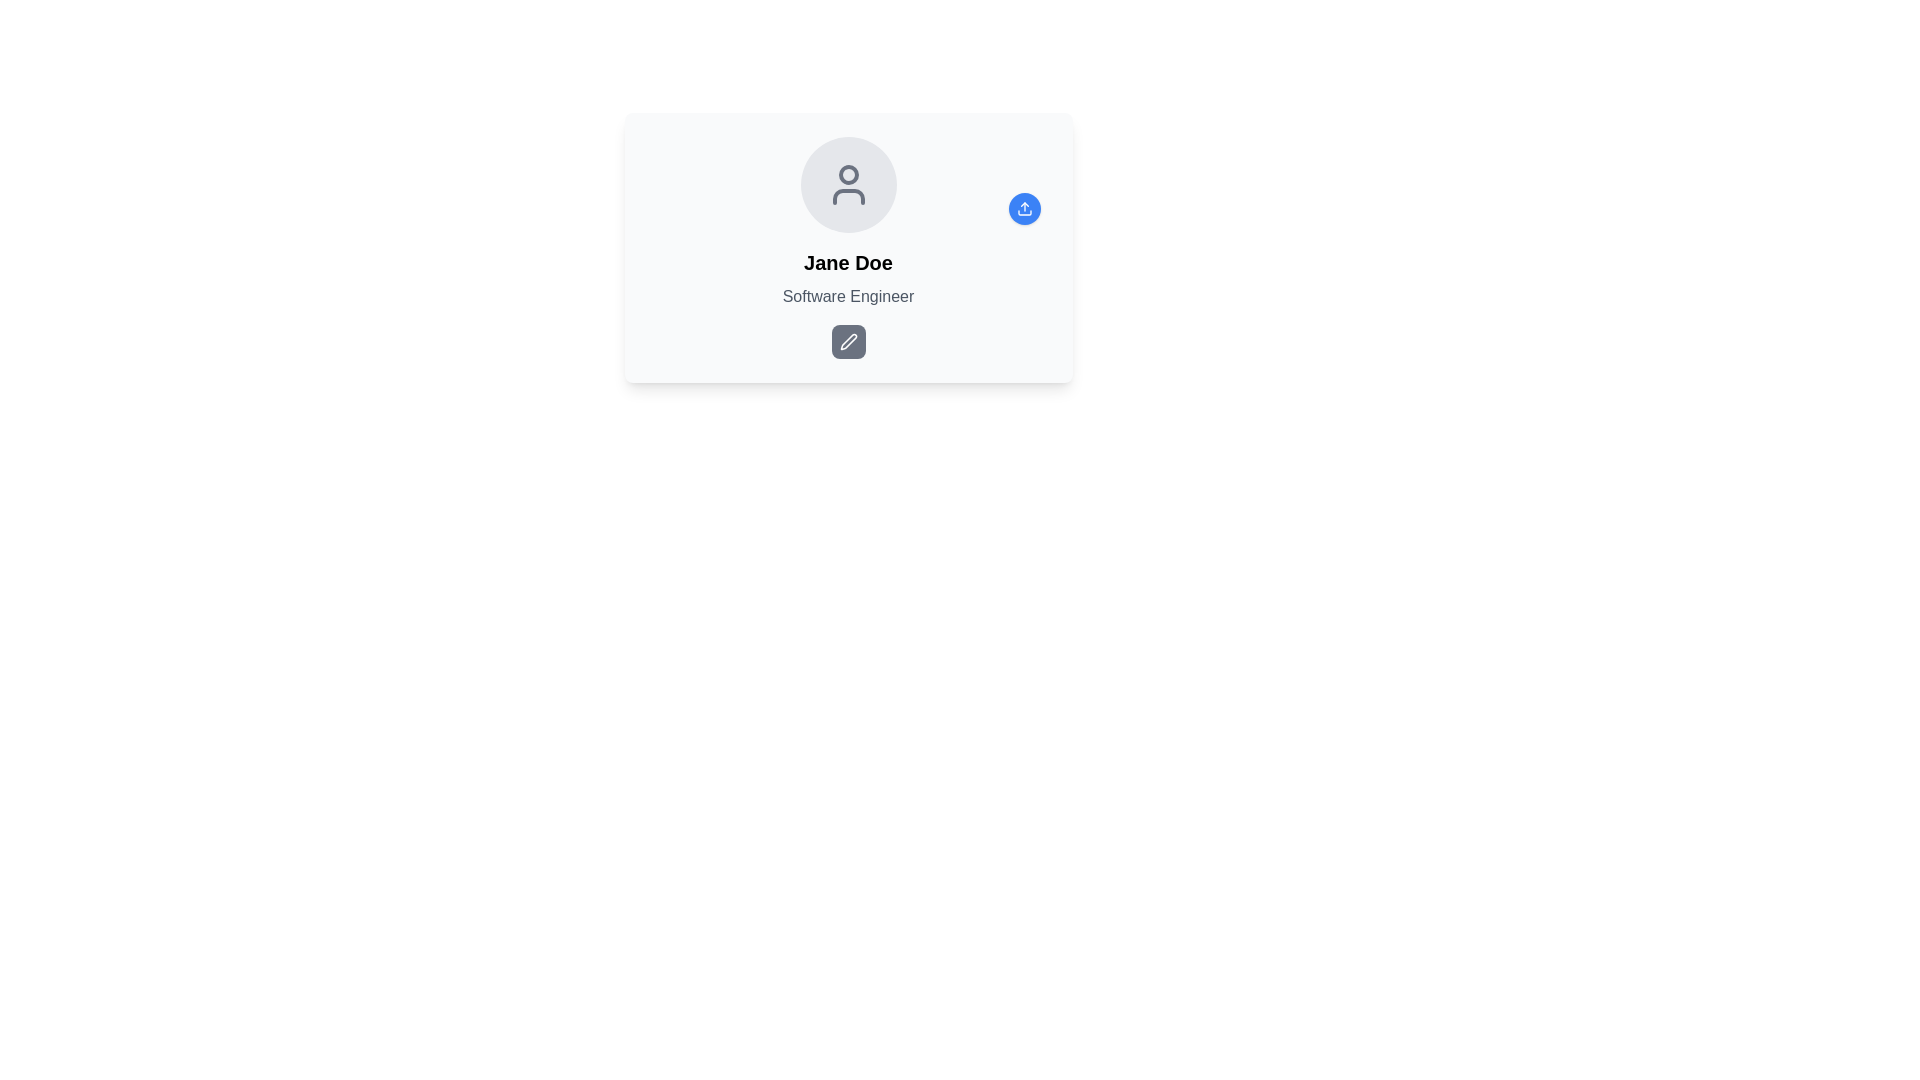 Image resolution: width=1920 pixels, height=1080 pixels. I want to click on text component displaying the name 'Jane Doe', which is prominently styled in bold and larger font, located within the card below the profile icon, so click(848, 261).